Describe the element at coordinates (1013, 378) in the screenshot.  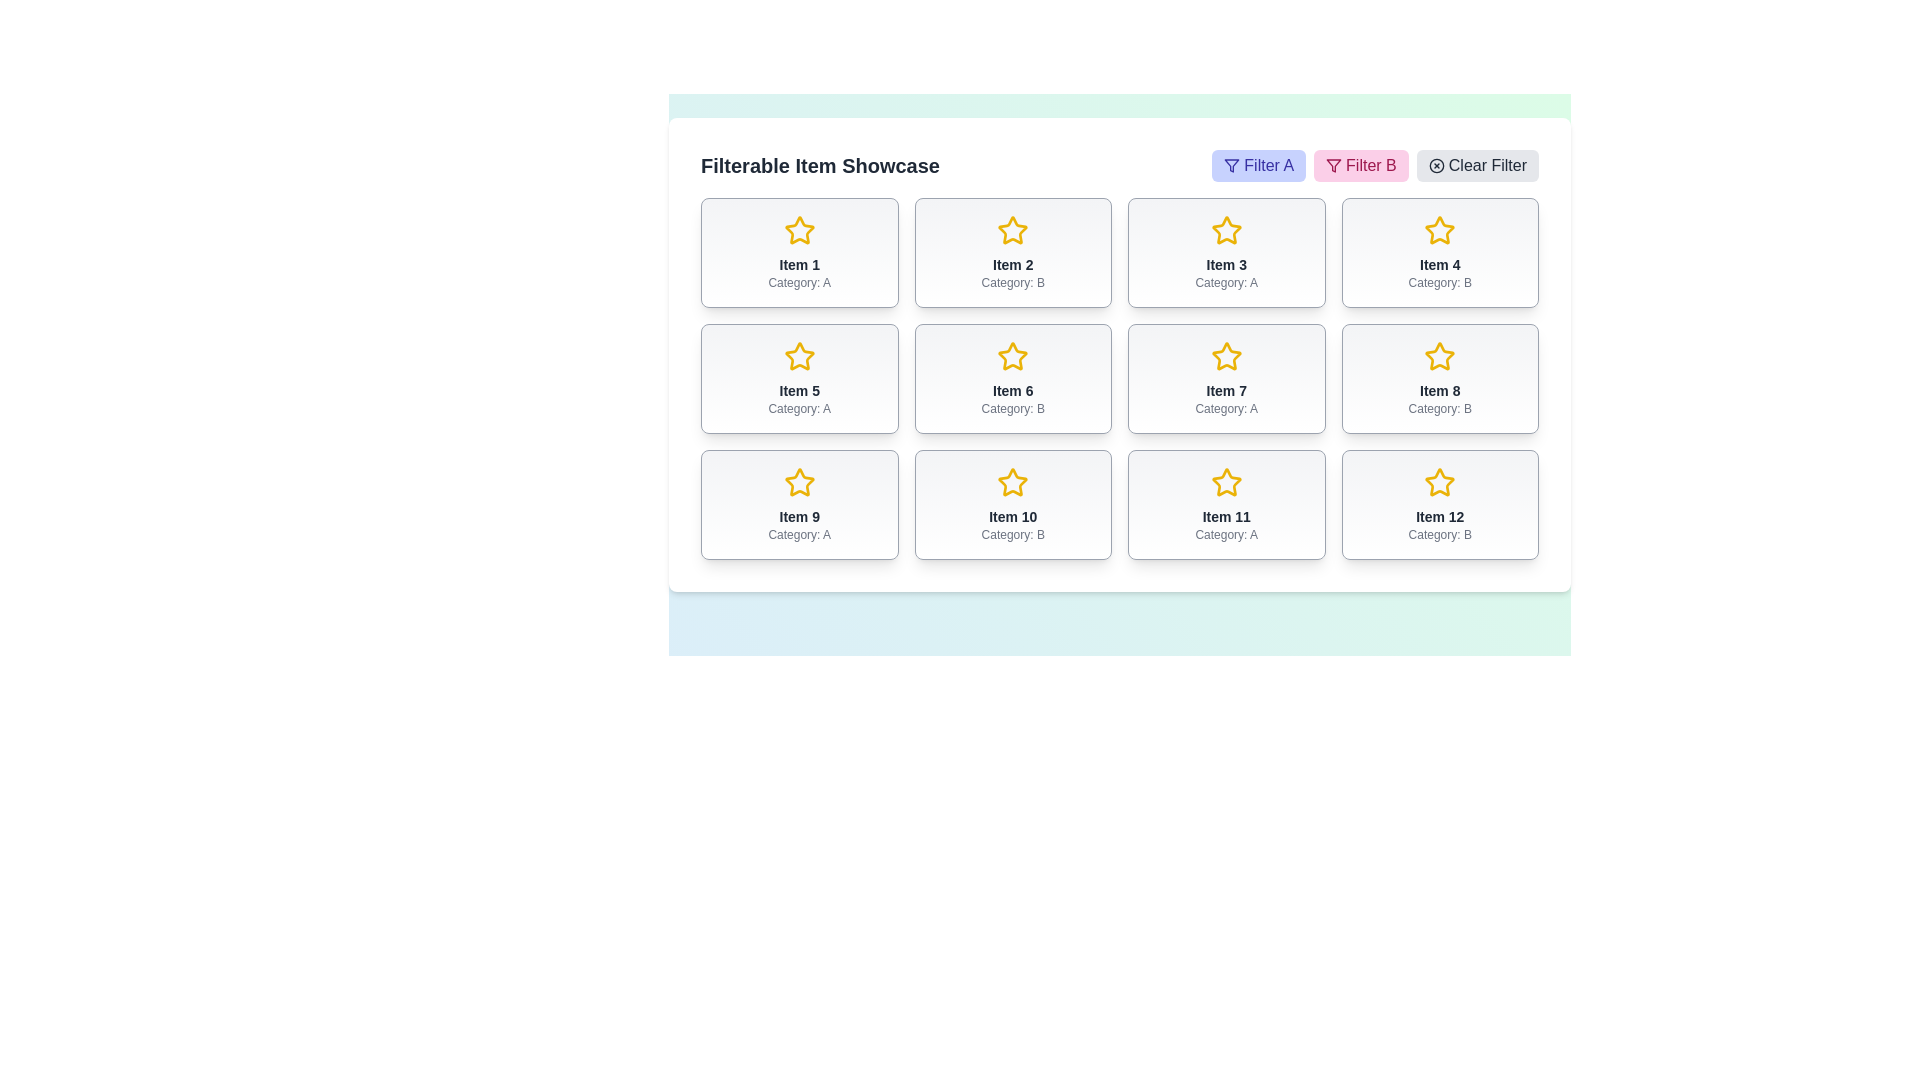
I see `the Information Card labeled 'Item 6' in category 'B', located in the second row and third column of the grid layout` at that location.